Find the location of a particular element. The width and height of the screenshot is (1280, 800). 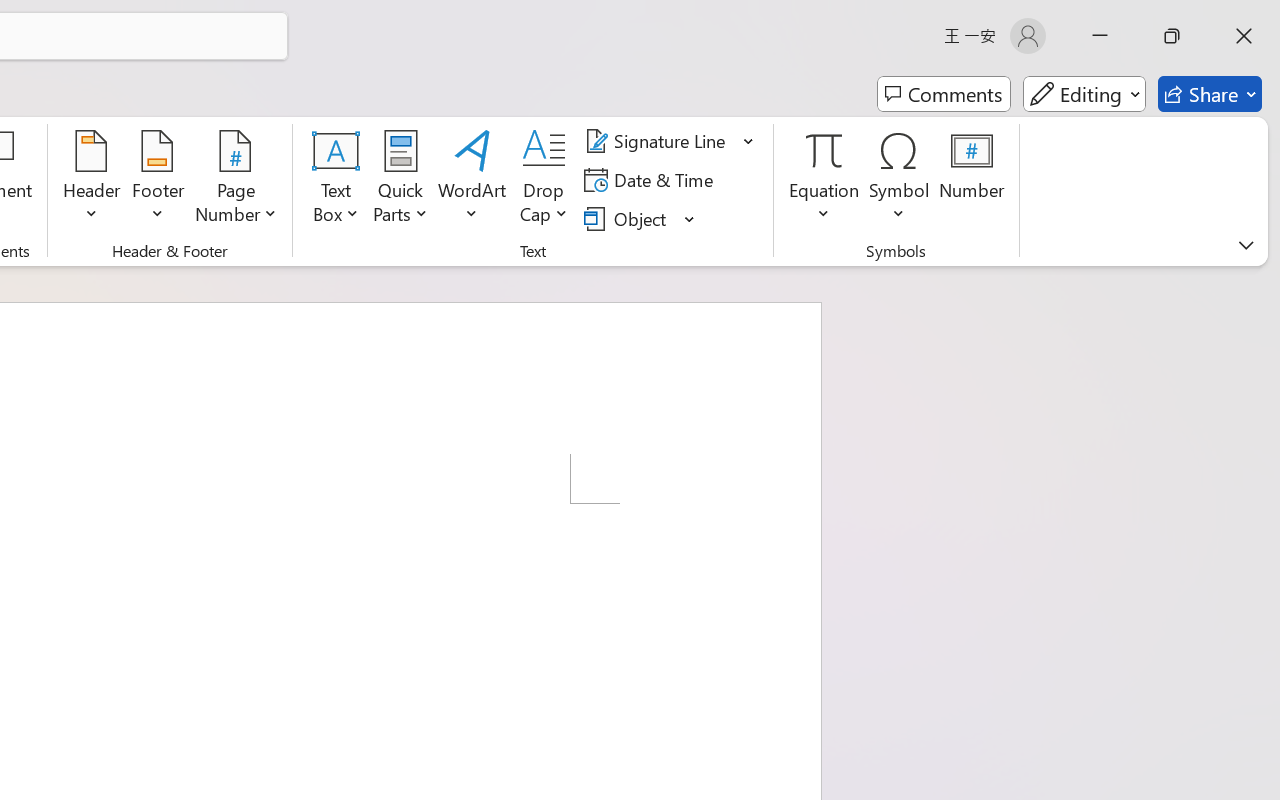

'Equation' is located at coordinates (824, 150).